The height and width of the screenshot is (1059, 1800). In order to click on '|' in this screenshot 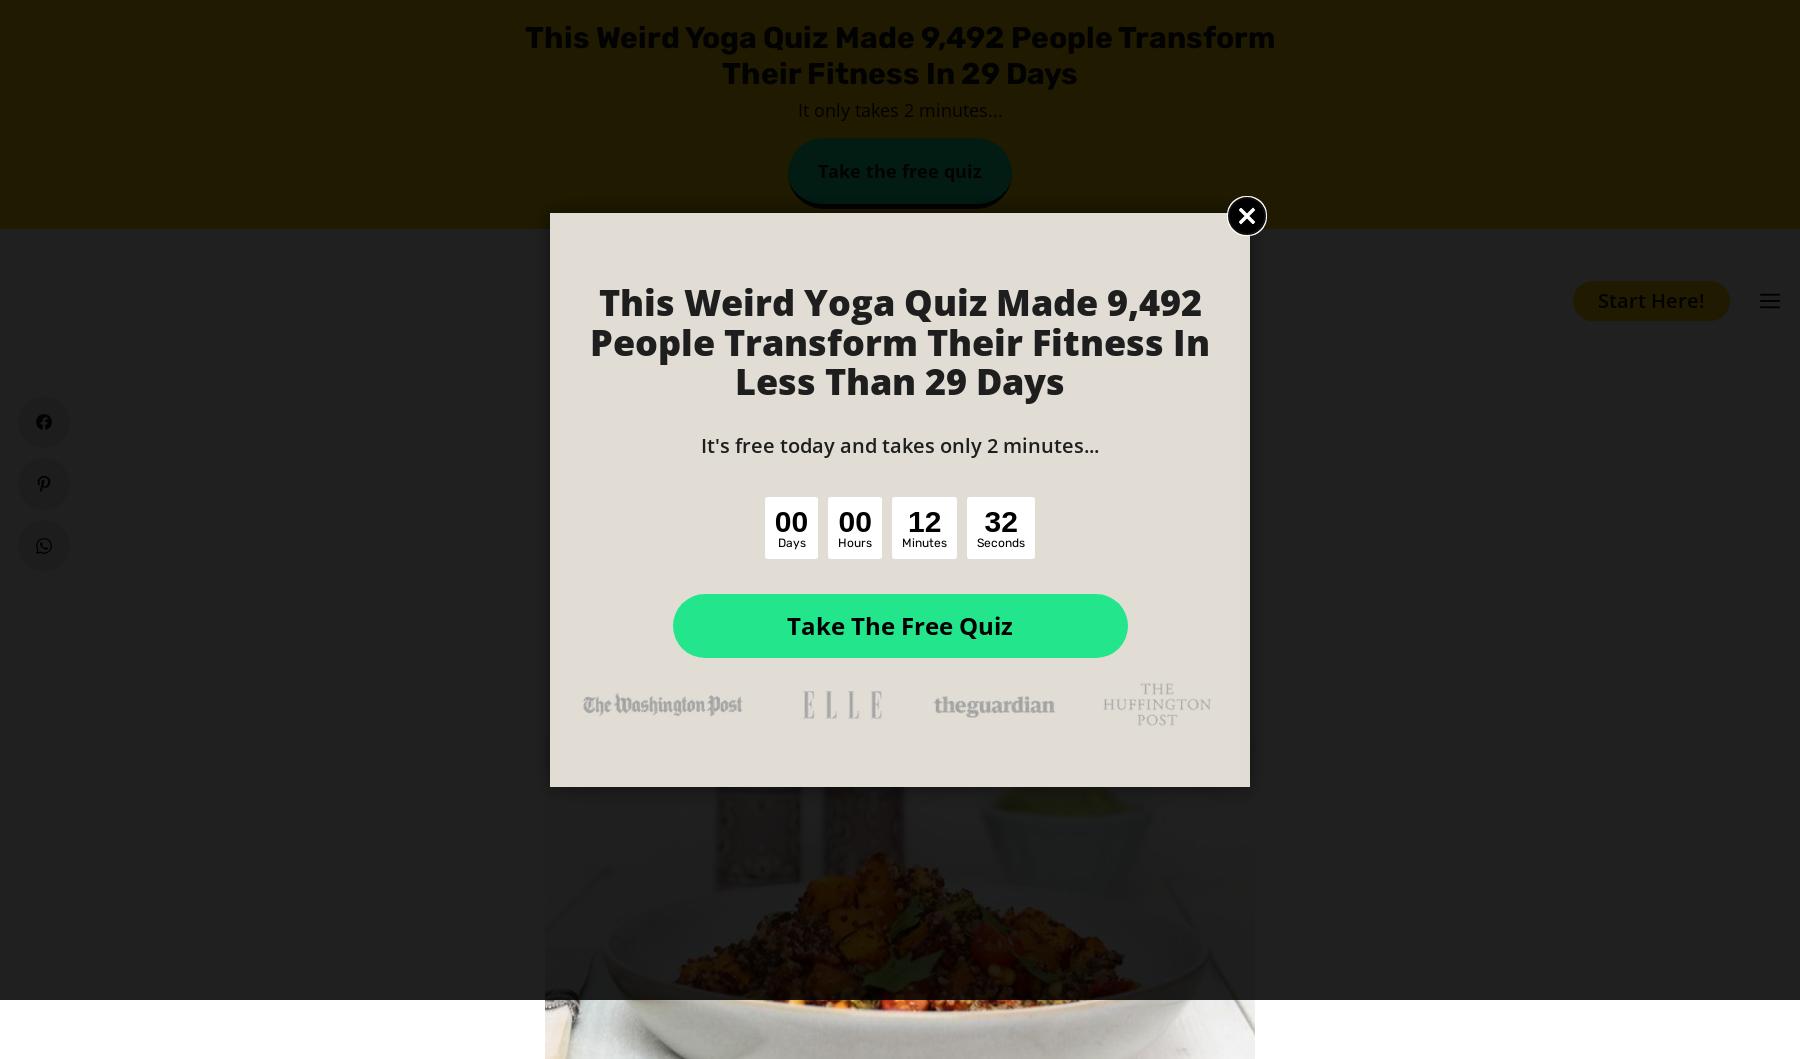, I will do `click(889, 611)`.